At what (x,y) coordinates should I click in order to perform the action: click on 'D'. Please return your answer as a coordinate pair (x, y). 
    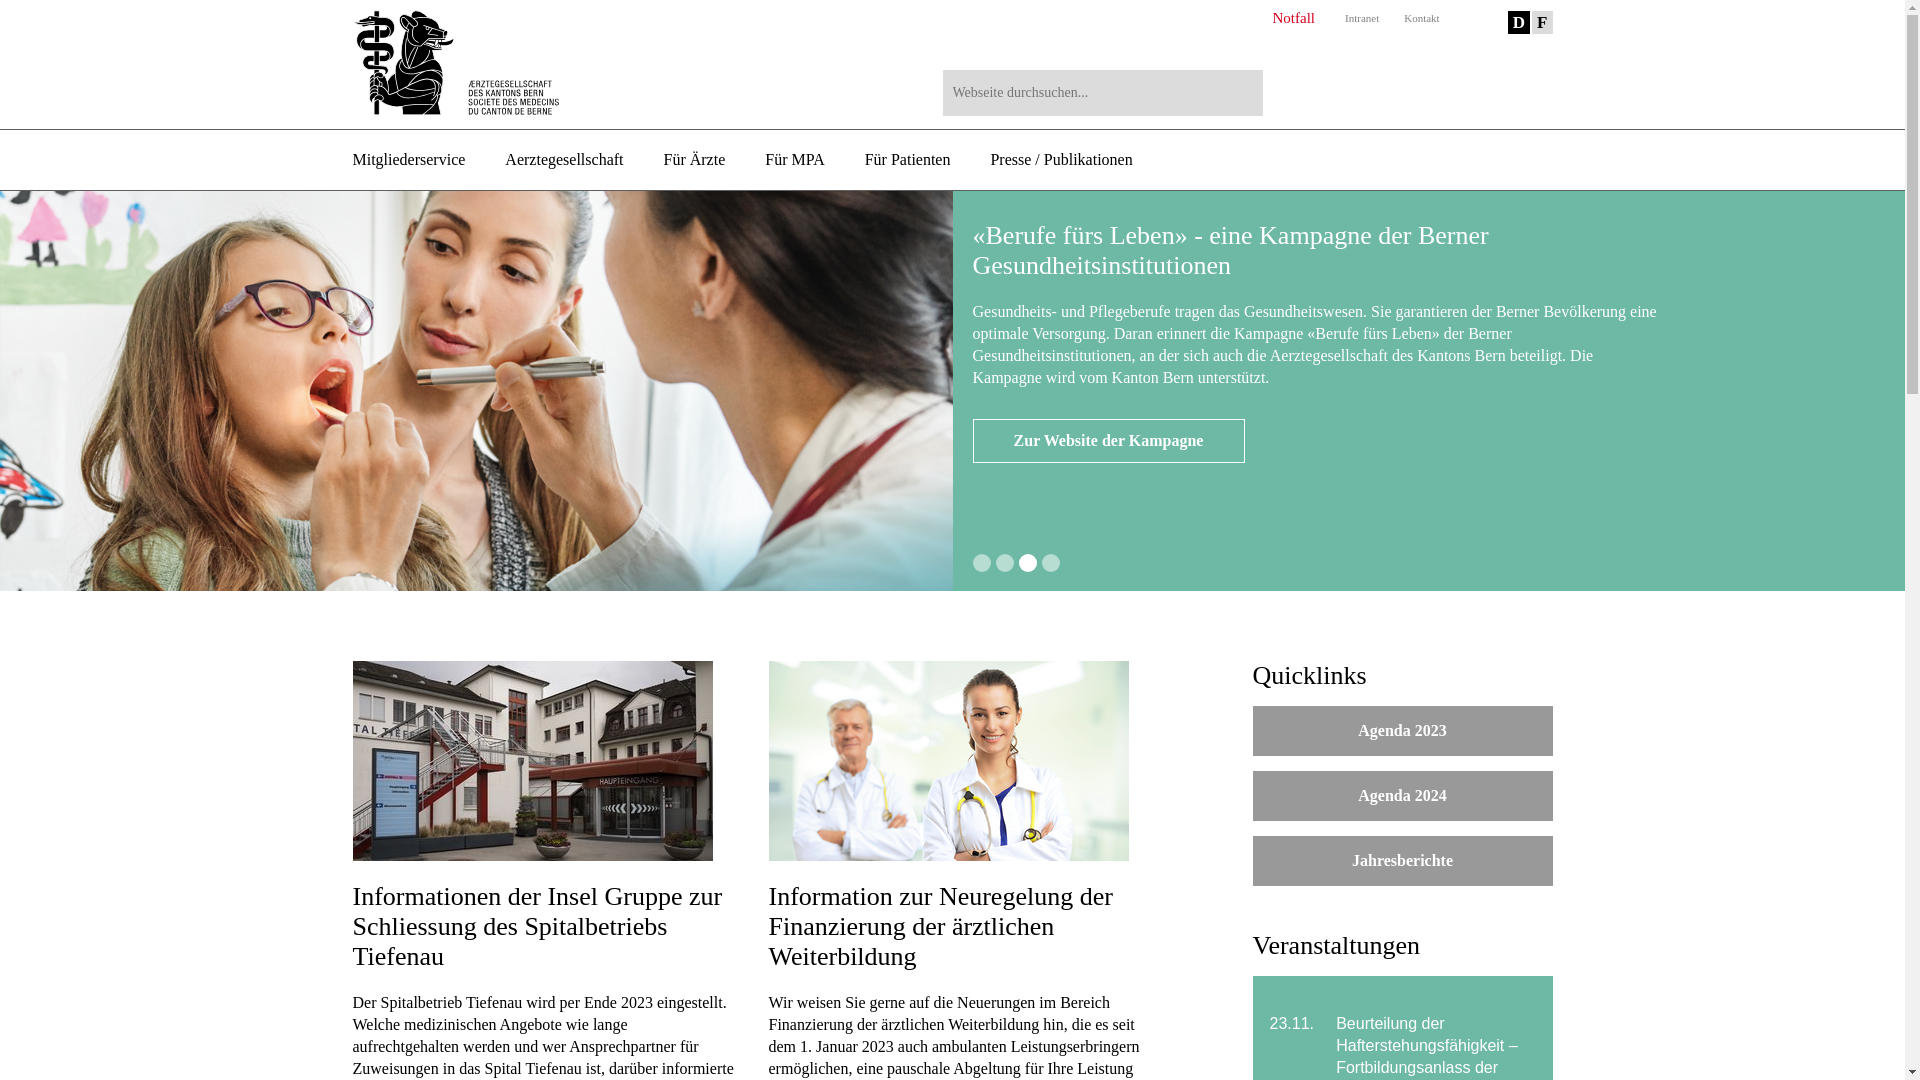
    Looking at the image, I should click on (1518, 22).